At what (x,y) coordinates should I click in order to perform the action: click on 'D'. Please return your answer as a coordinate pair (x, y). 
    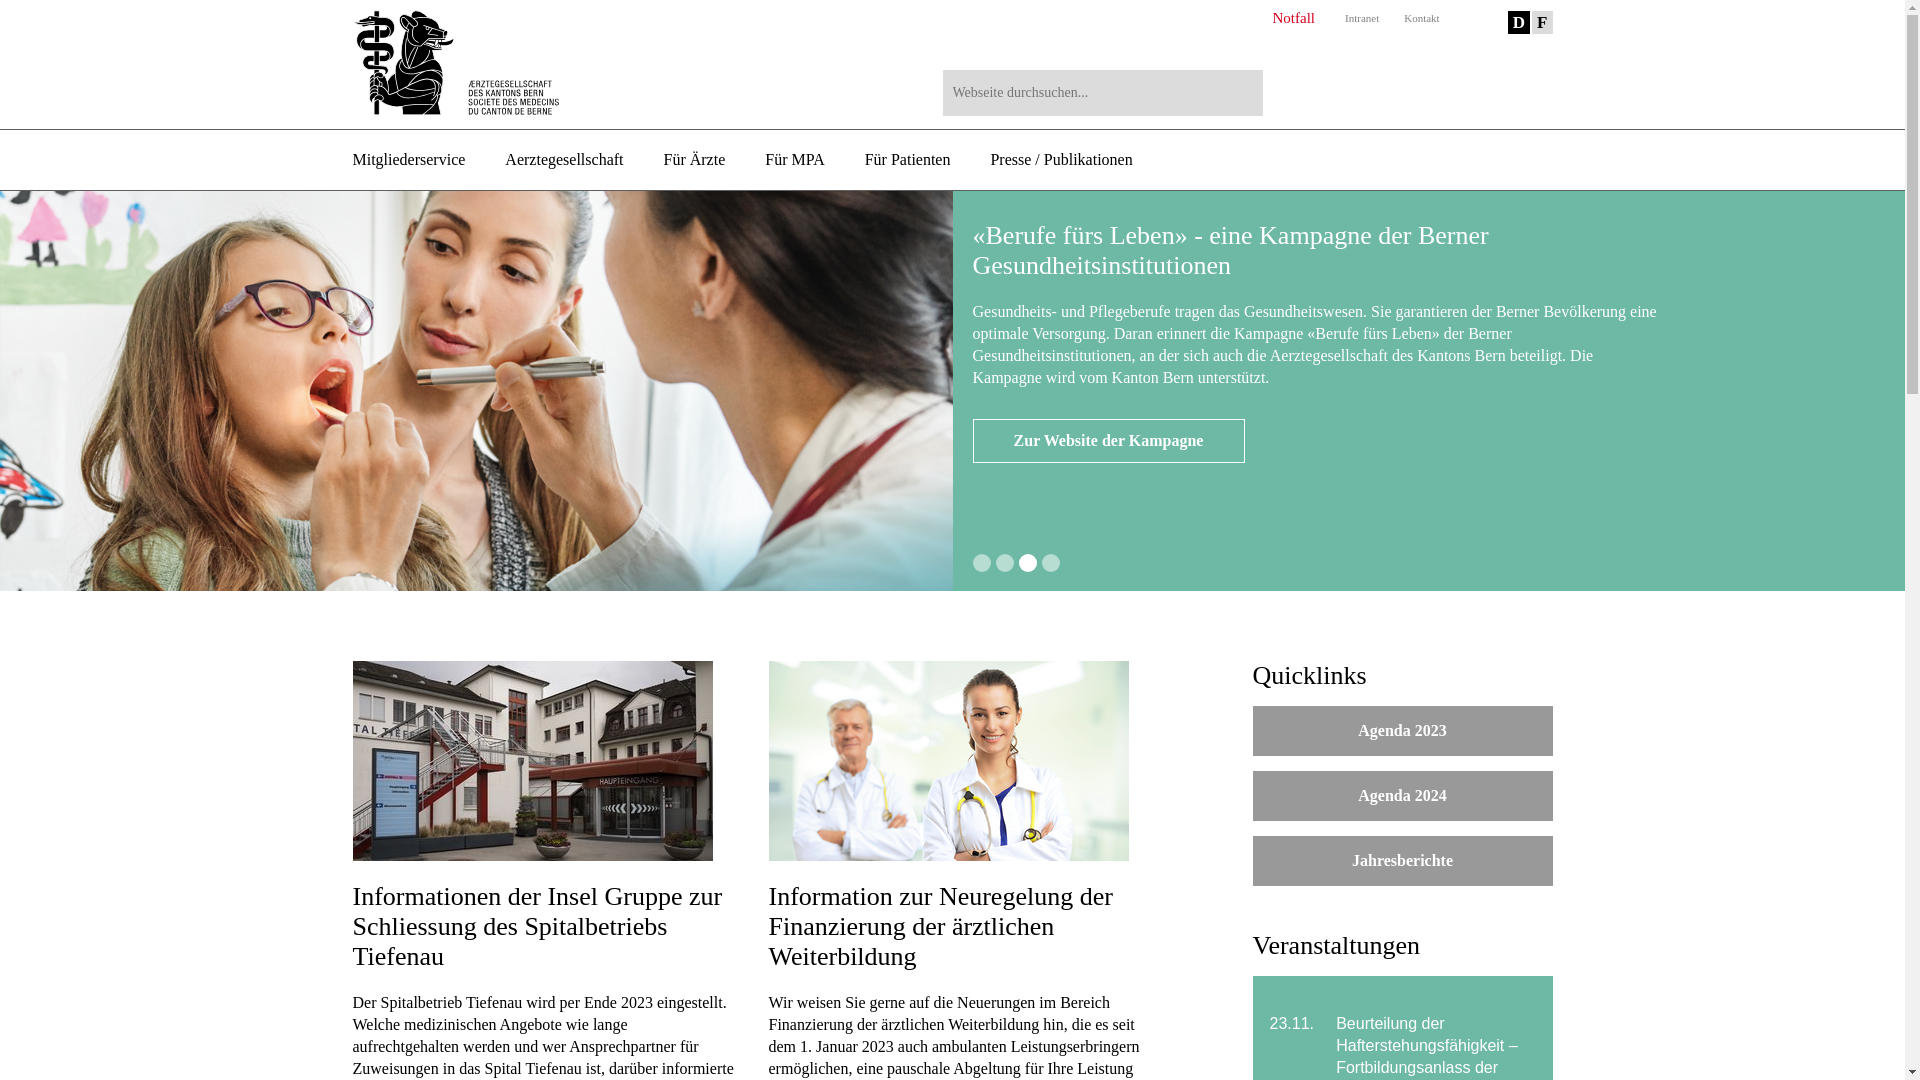
    Looking at the image, I should click on (1518, 22).